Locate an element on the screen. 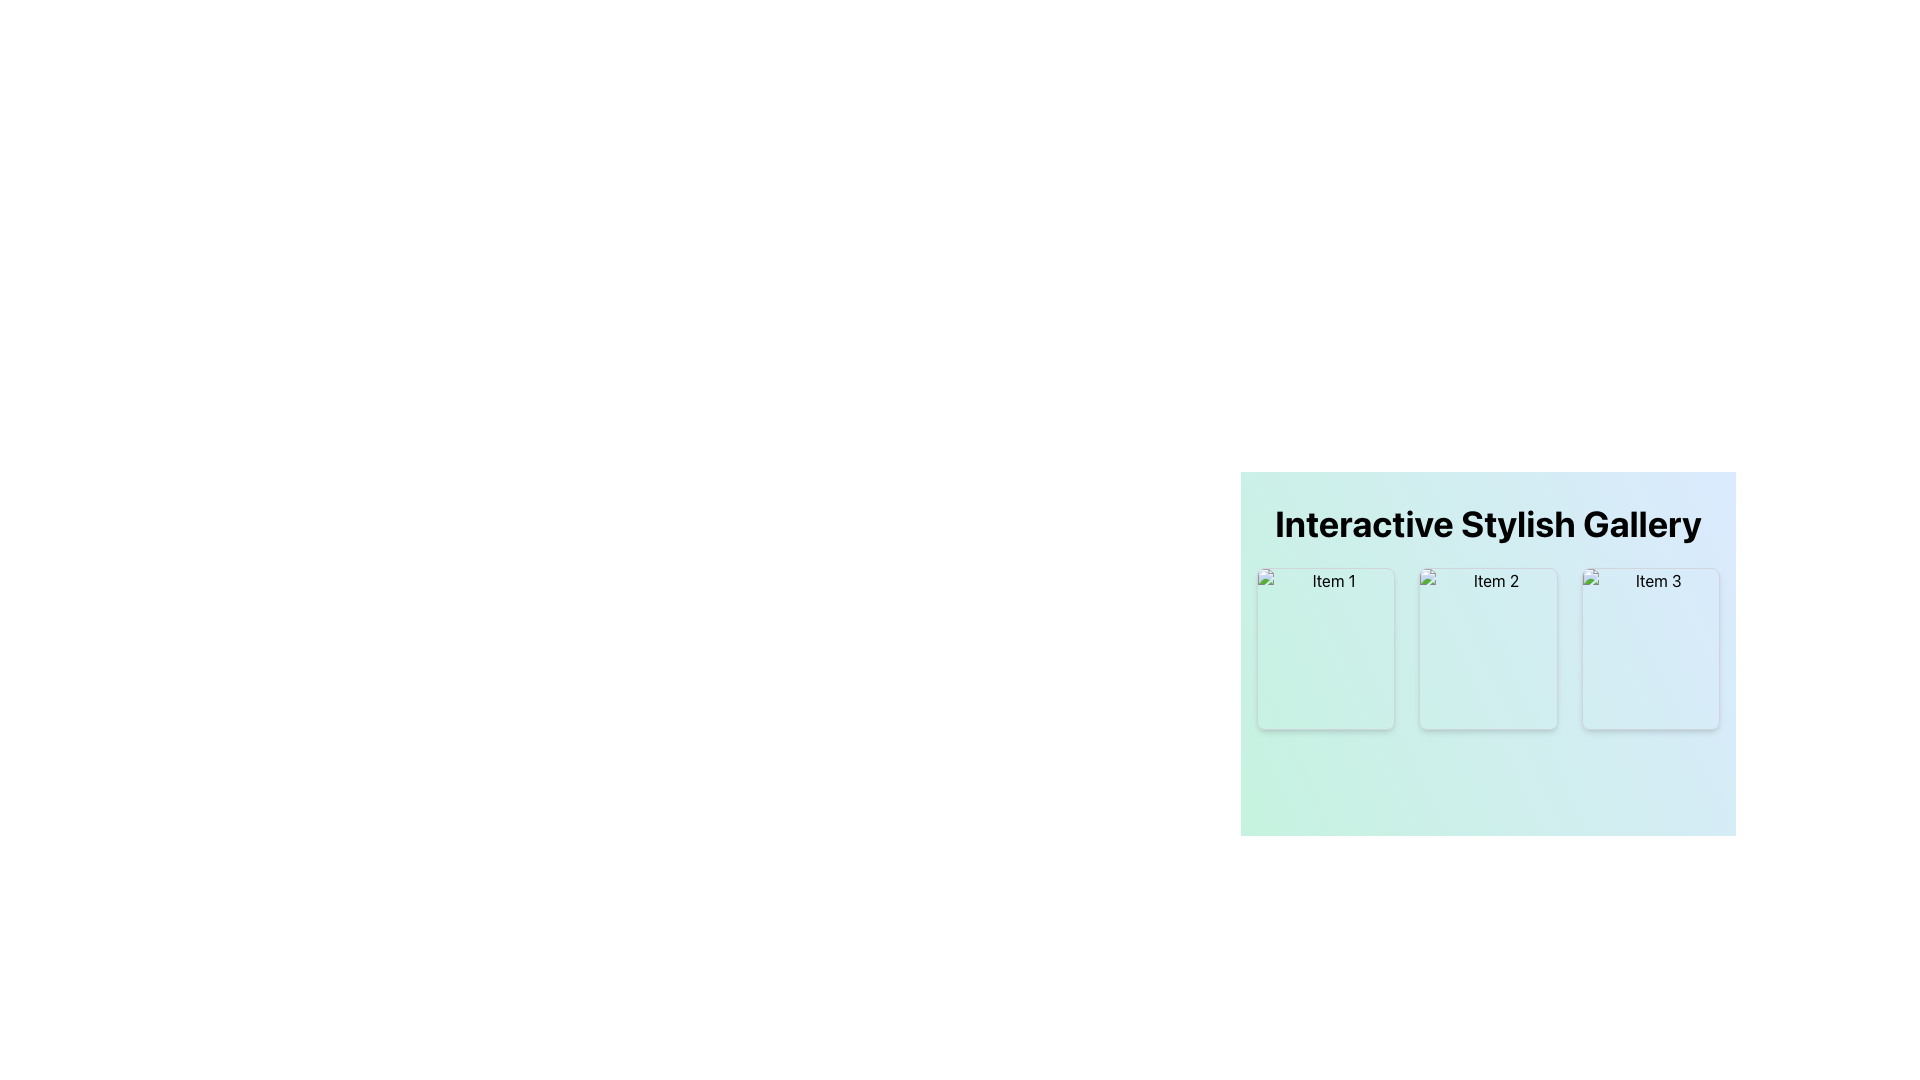 The height and width of the screenshot is (1080, 1920). the visual representation of 'Item 3' is located at coordinates (1650, 648).